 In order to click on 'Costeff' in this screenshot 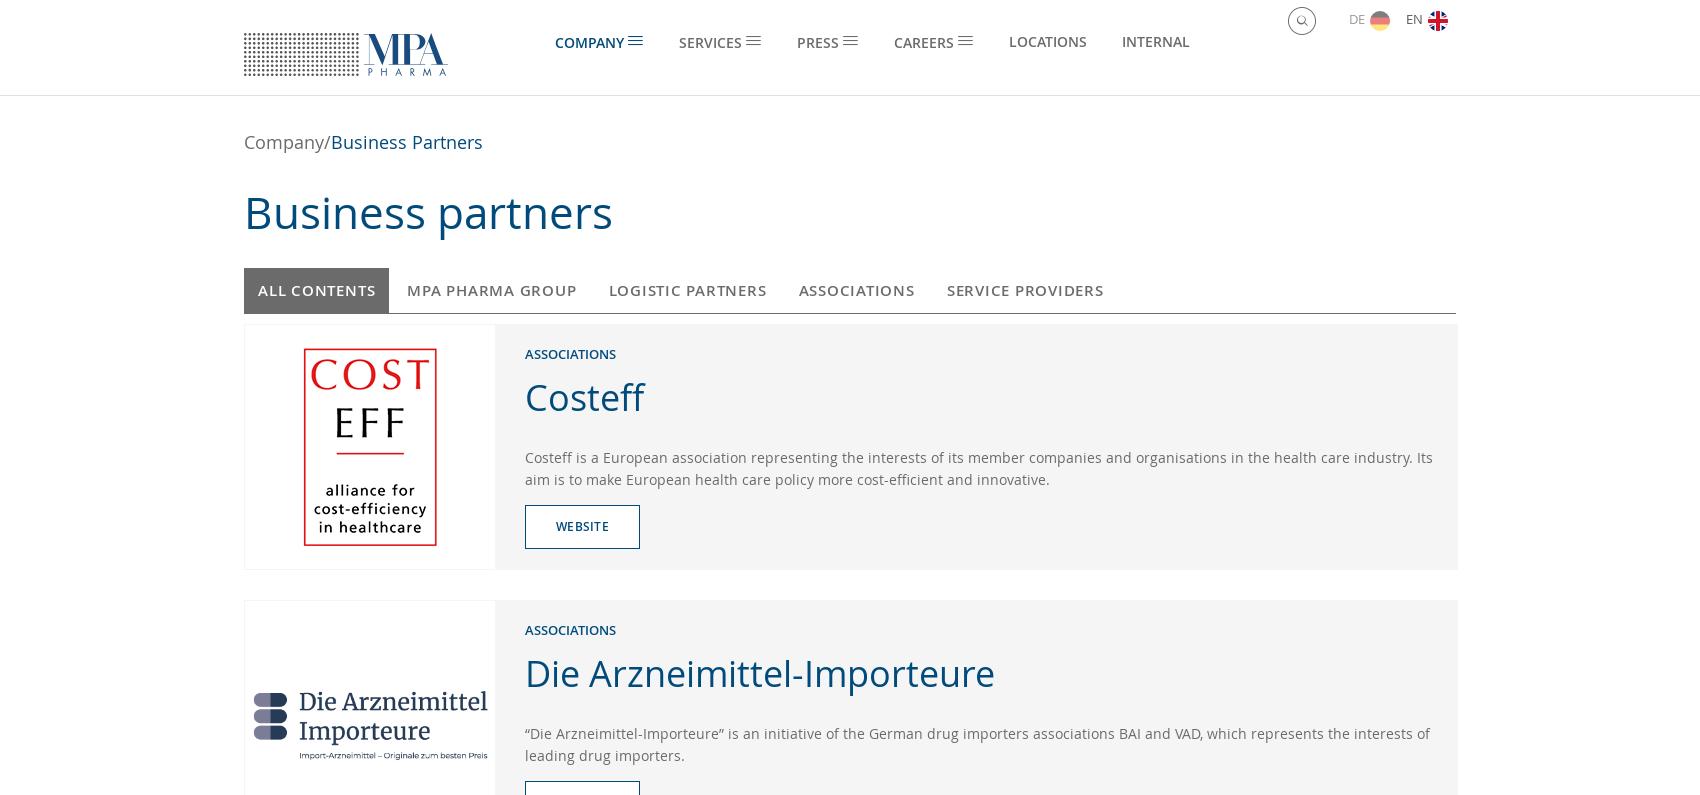, I will do `click(583, 394)`.